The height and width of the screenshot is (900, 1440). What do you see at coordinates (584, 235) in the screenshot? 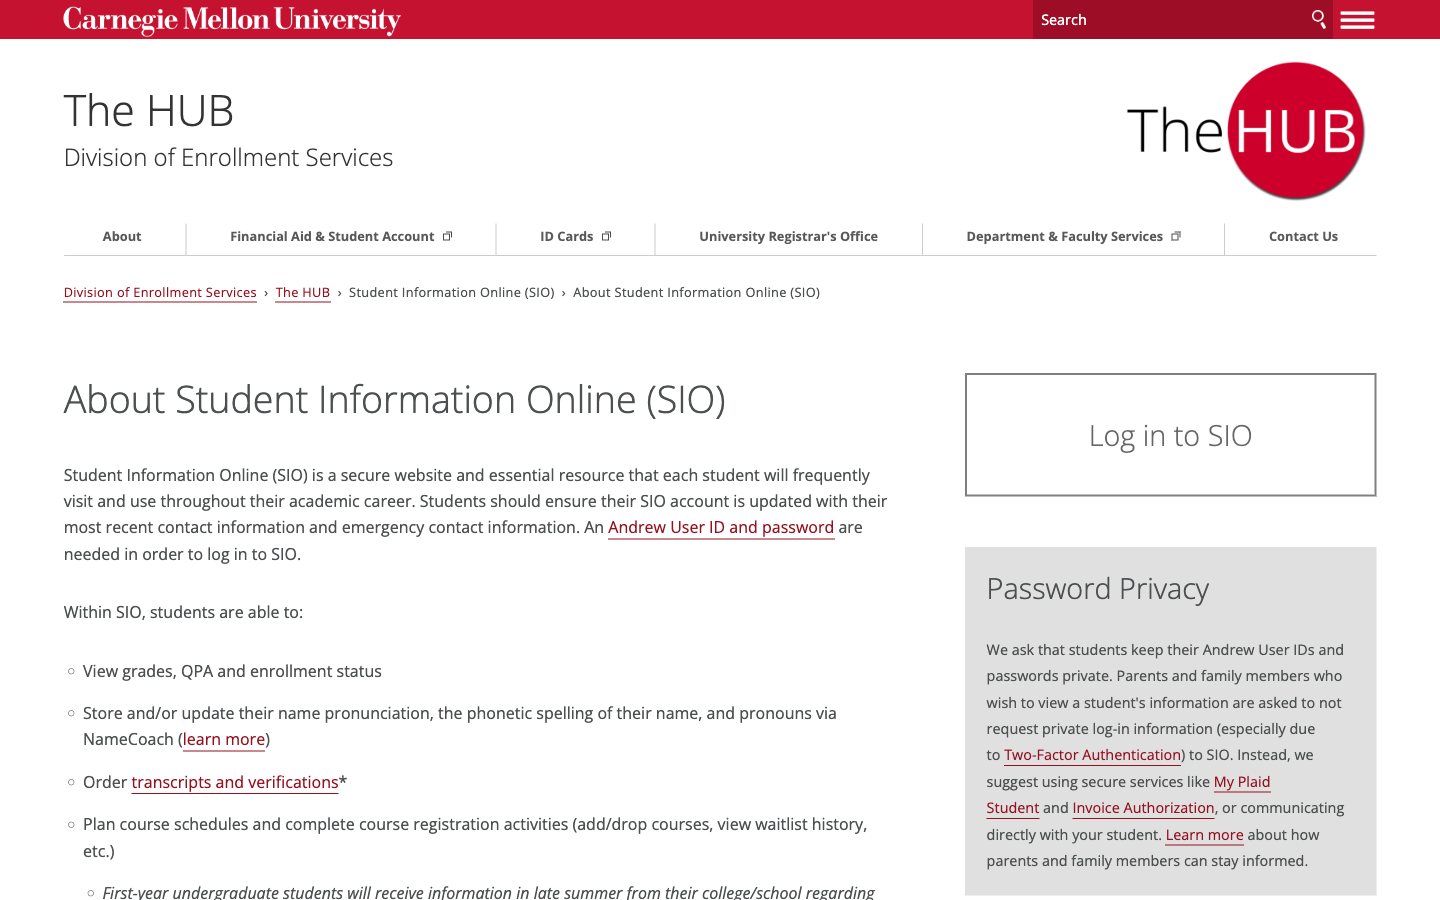
I see `Proceed towards the guide associated with ID Cards` at bounding box center [584, 235].